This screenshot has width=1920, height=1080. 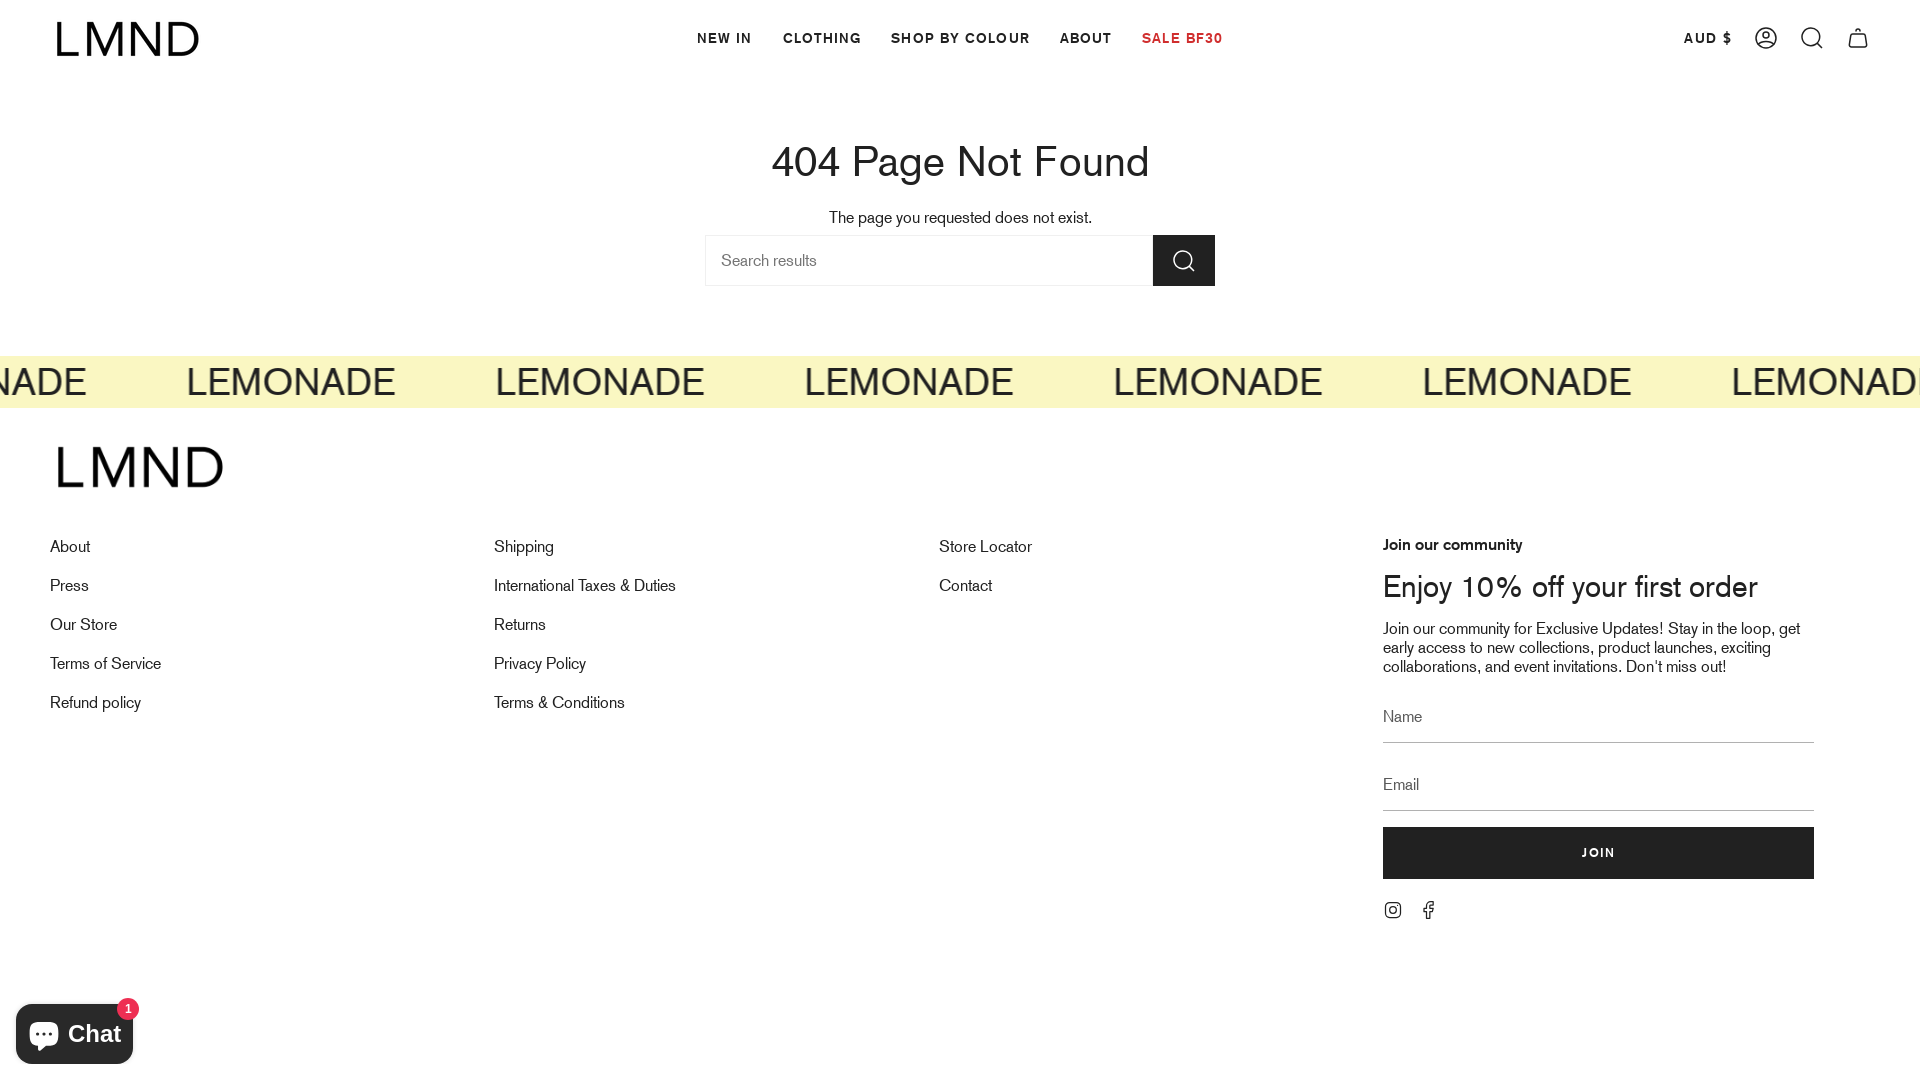 I want to click on 'NEW IN', so click(x=681, y=38).